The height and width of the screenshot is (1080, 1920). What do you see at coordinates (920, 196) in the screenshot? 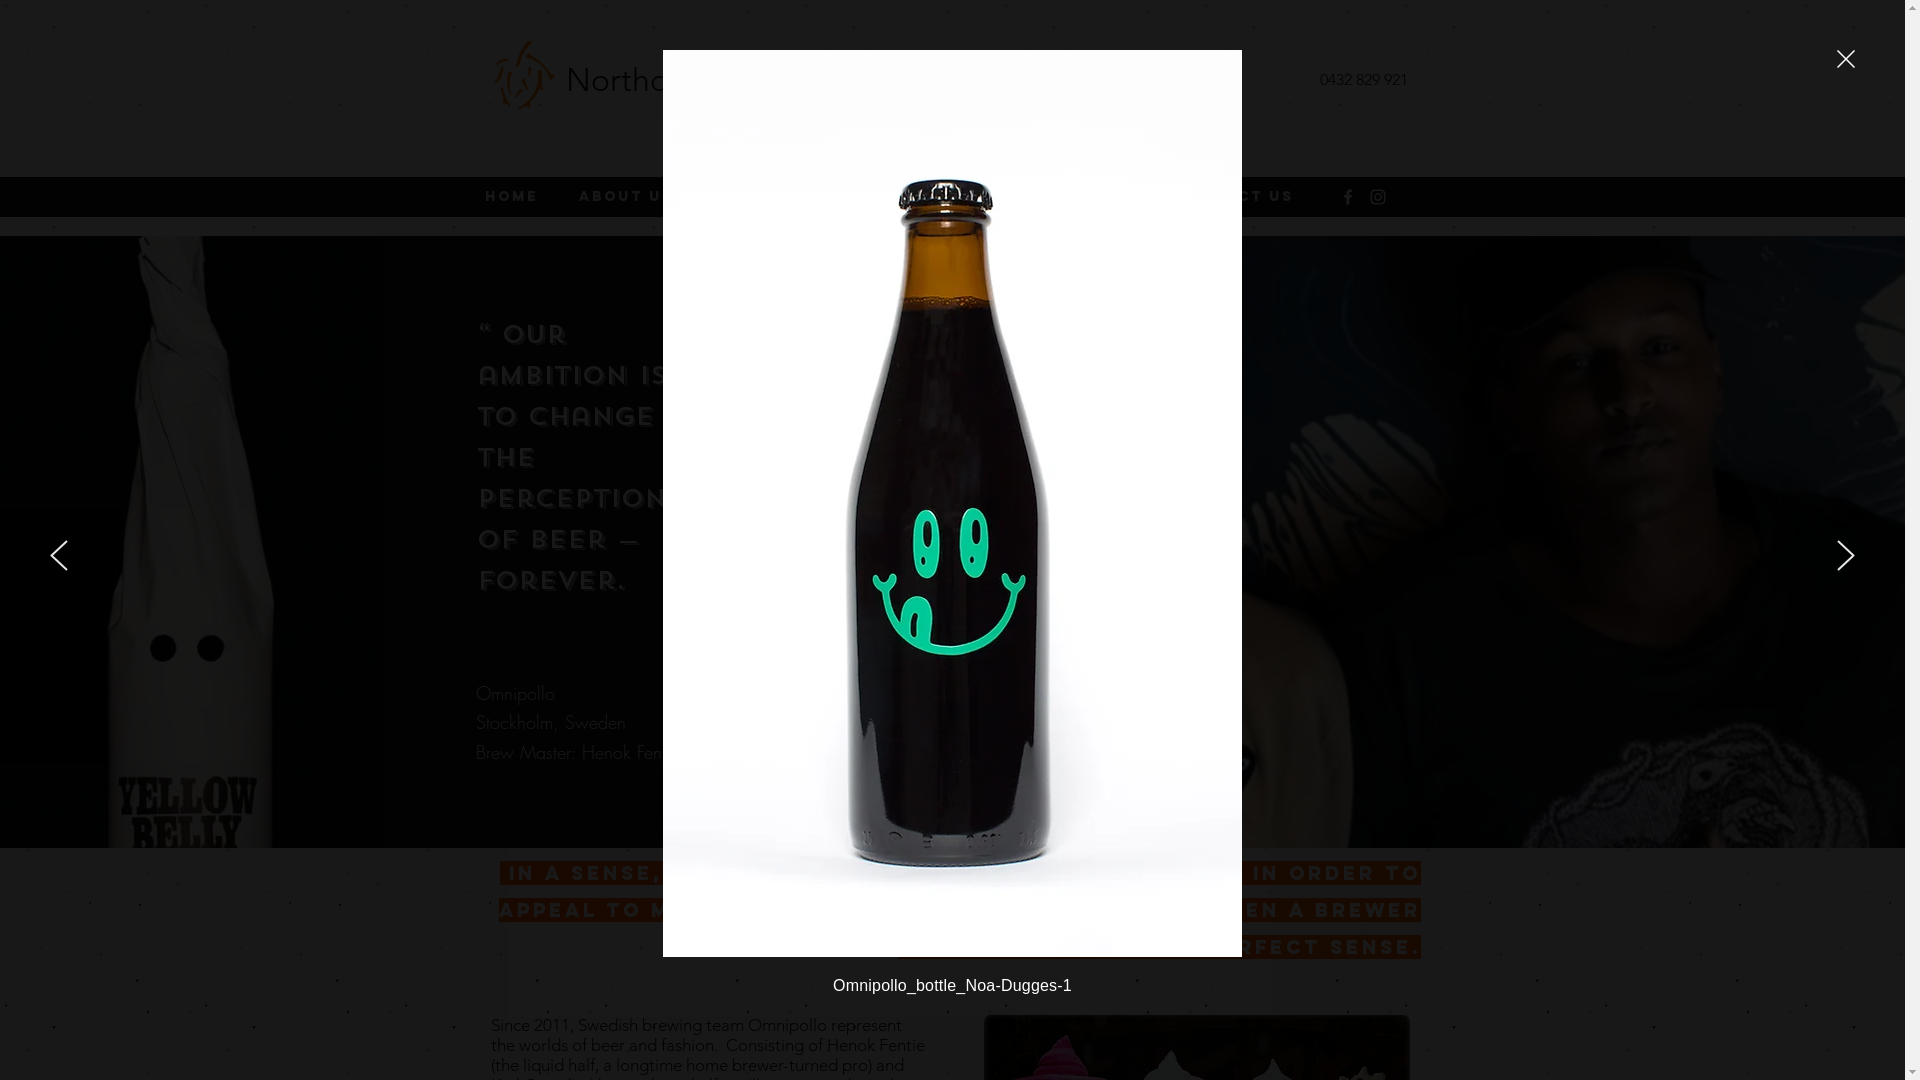
I see `'Trade Info'` at bounding box center [920, 196].